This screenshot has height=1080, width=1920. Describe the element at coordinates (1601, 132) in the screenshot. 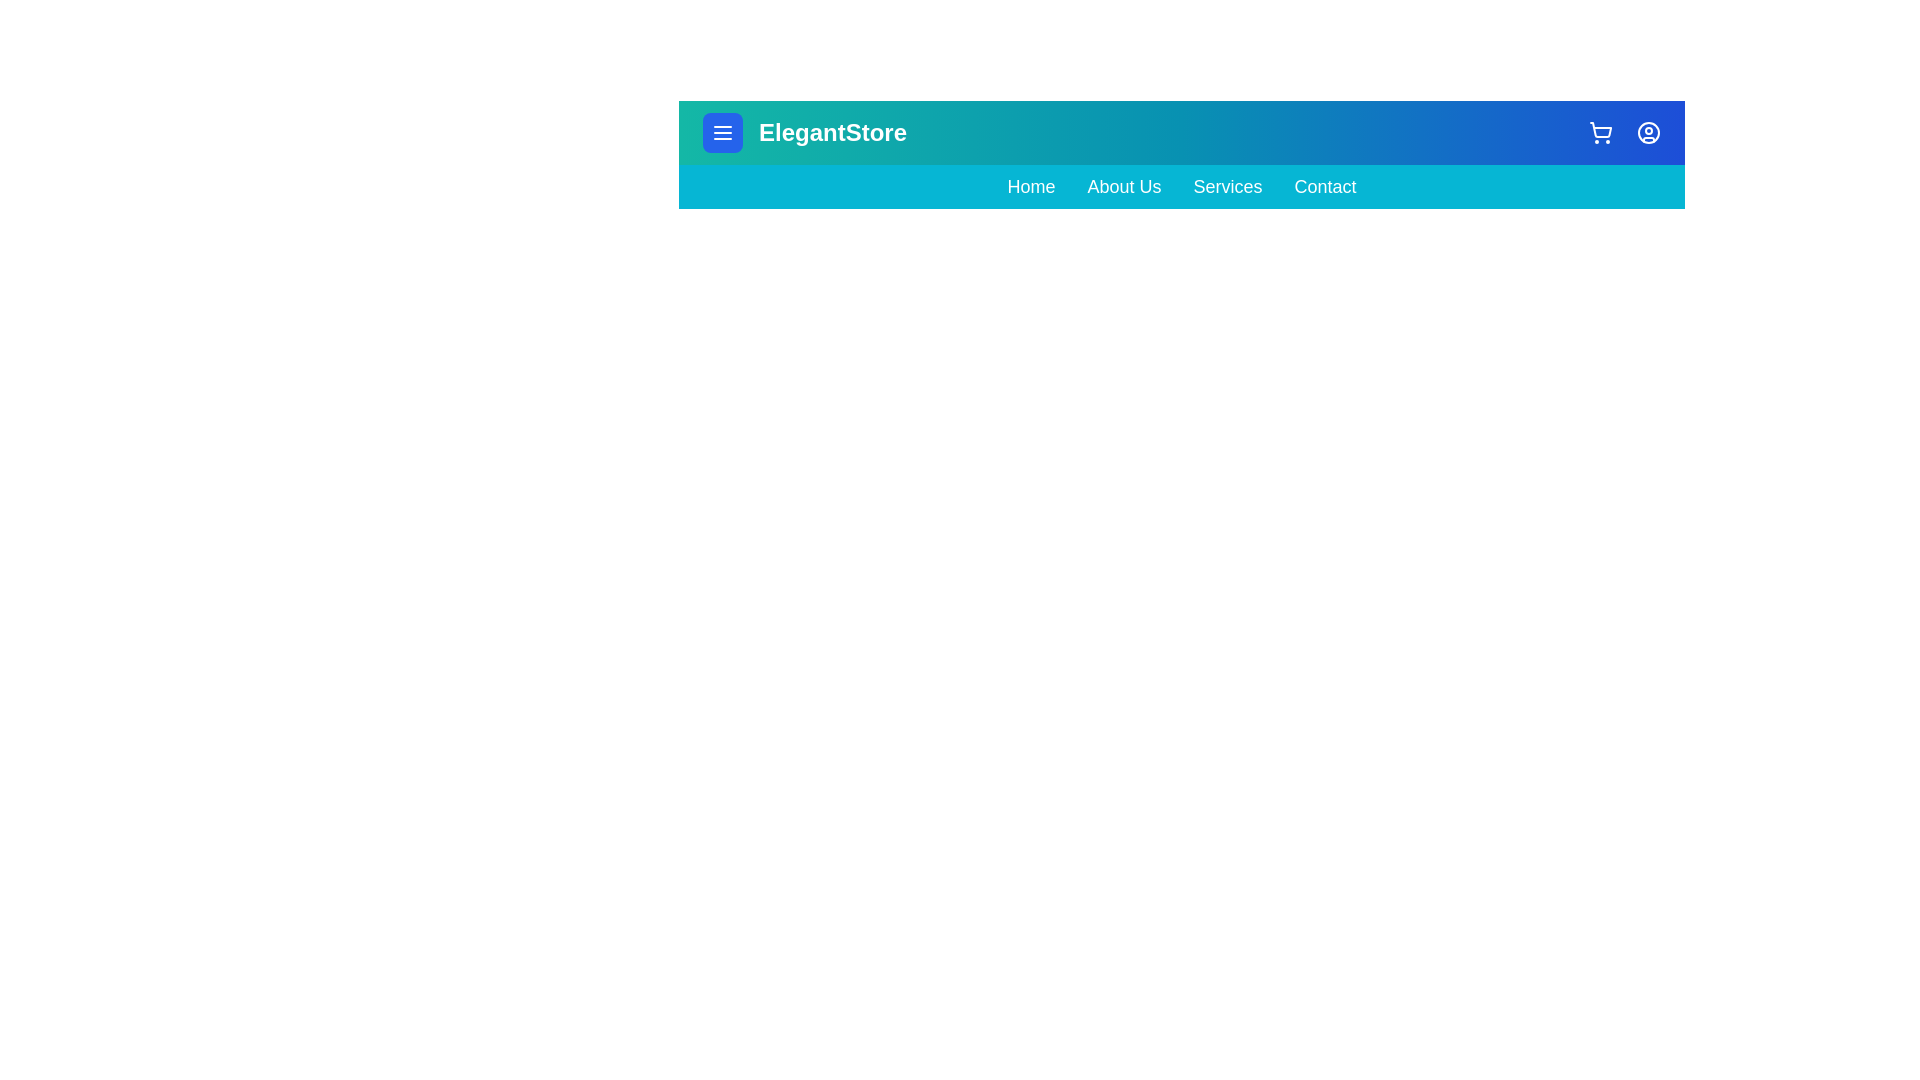

I see `the shopping cart icon` at that location.